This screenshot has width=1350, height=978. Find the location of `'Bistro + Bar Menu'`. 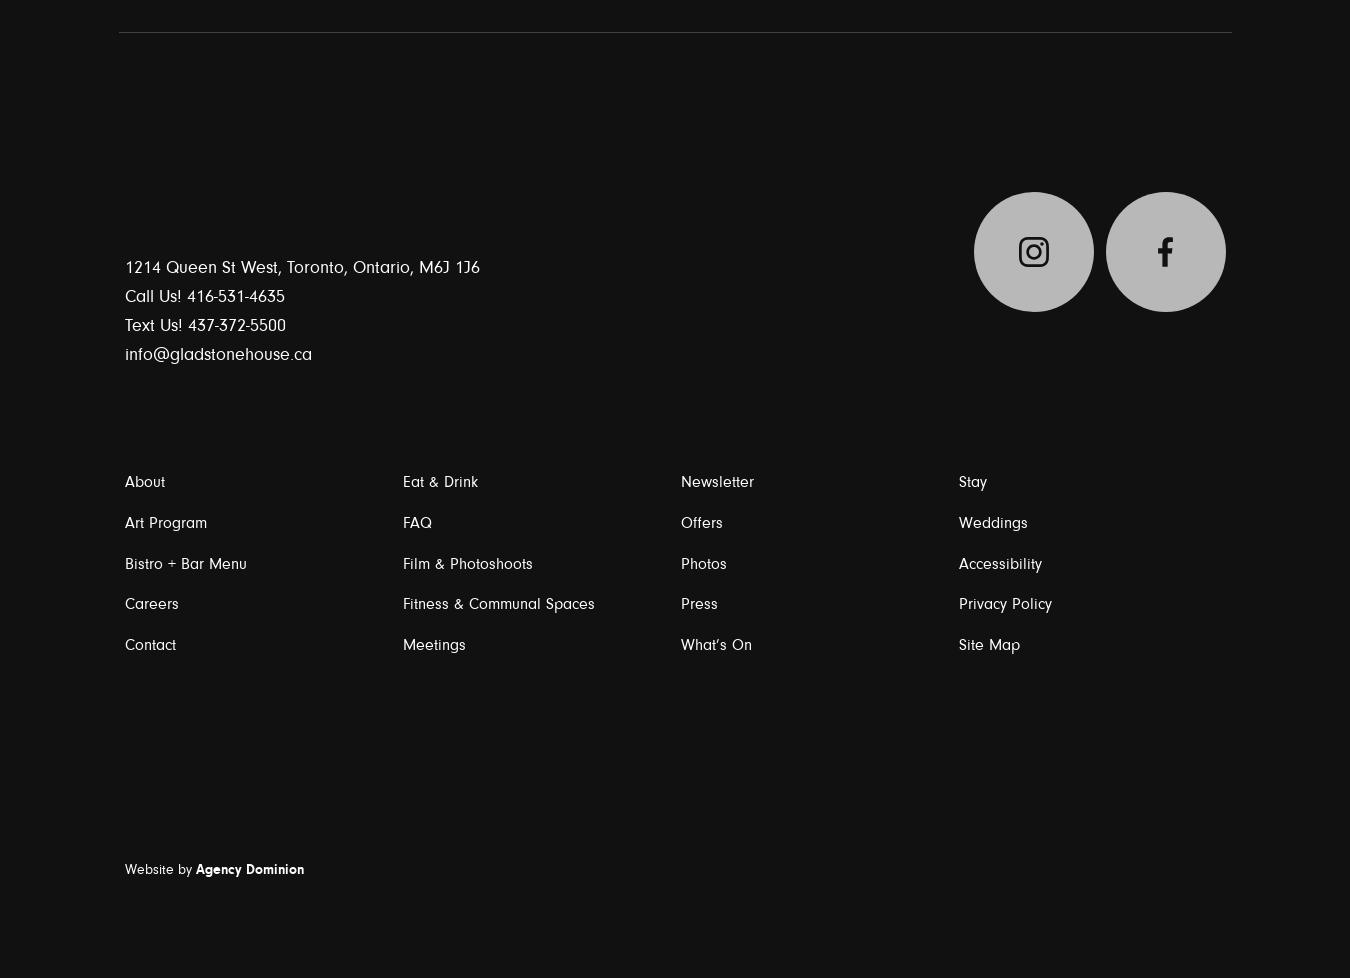

'Bistro + Bar Menu' is located at coordinates (184, 563).